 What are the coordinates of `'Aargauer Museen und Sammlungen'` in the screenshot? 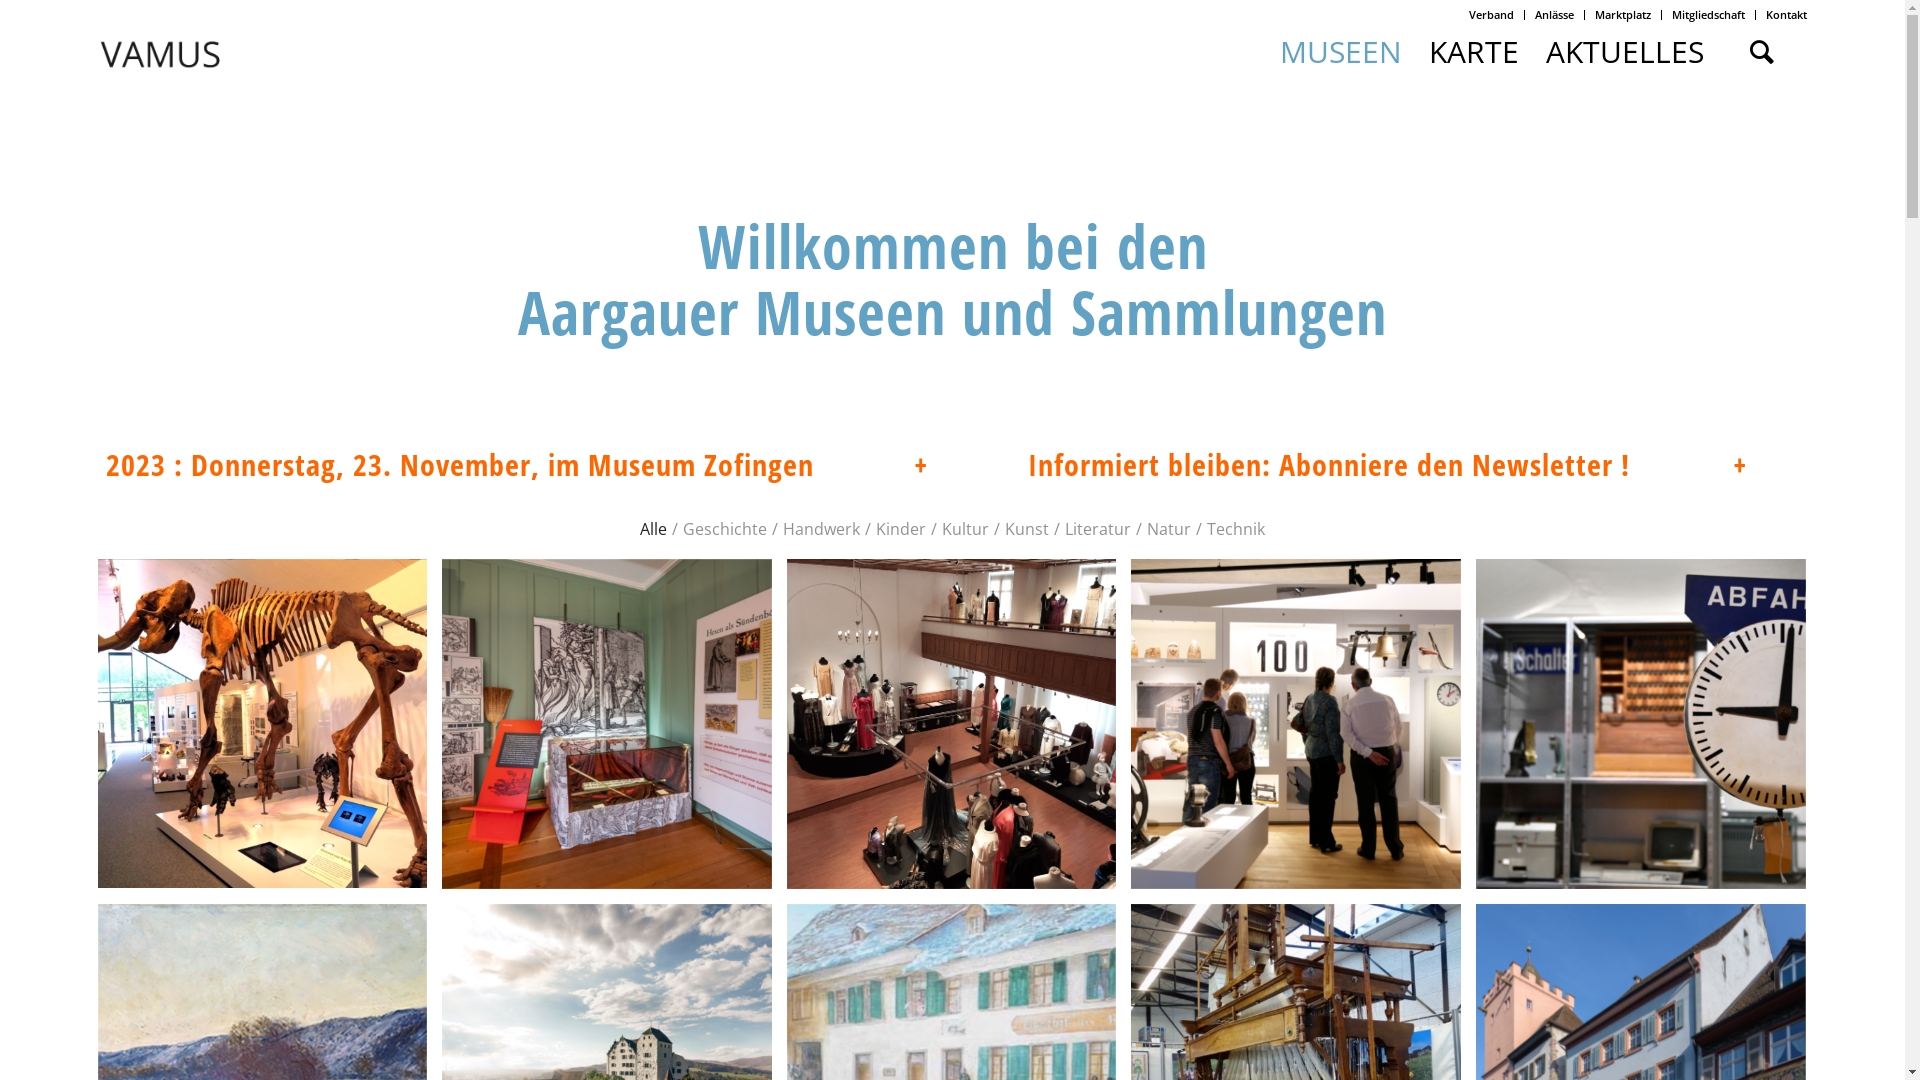 It's located at (951, 312).